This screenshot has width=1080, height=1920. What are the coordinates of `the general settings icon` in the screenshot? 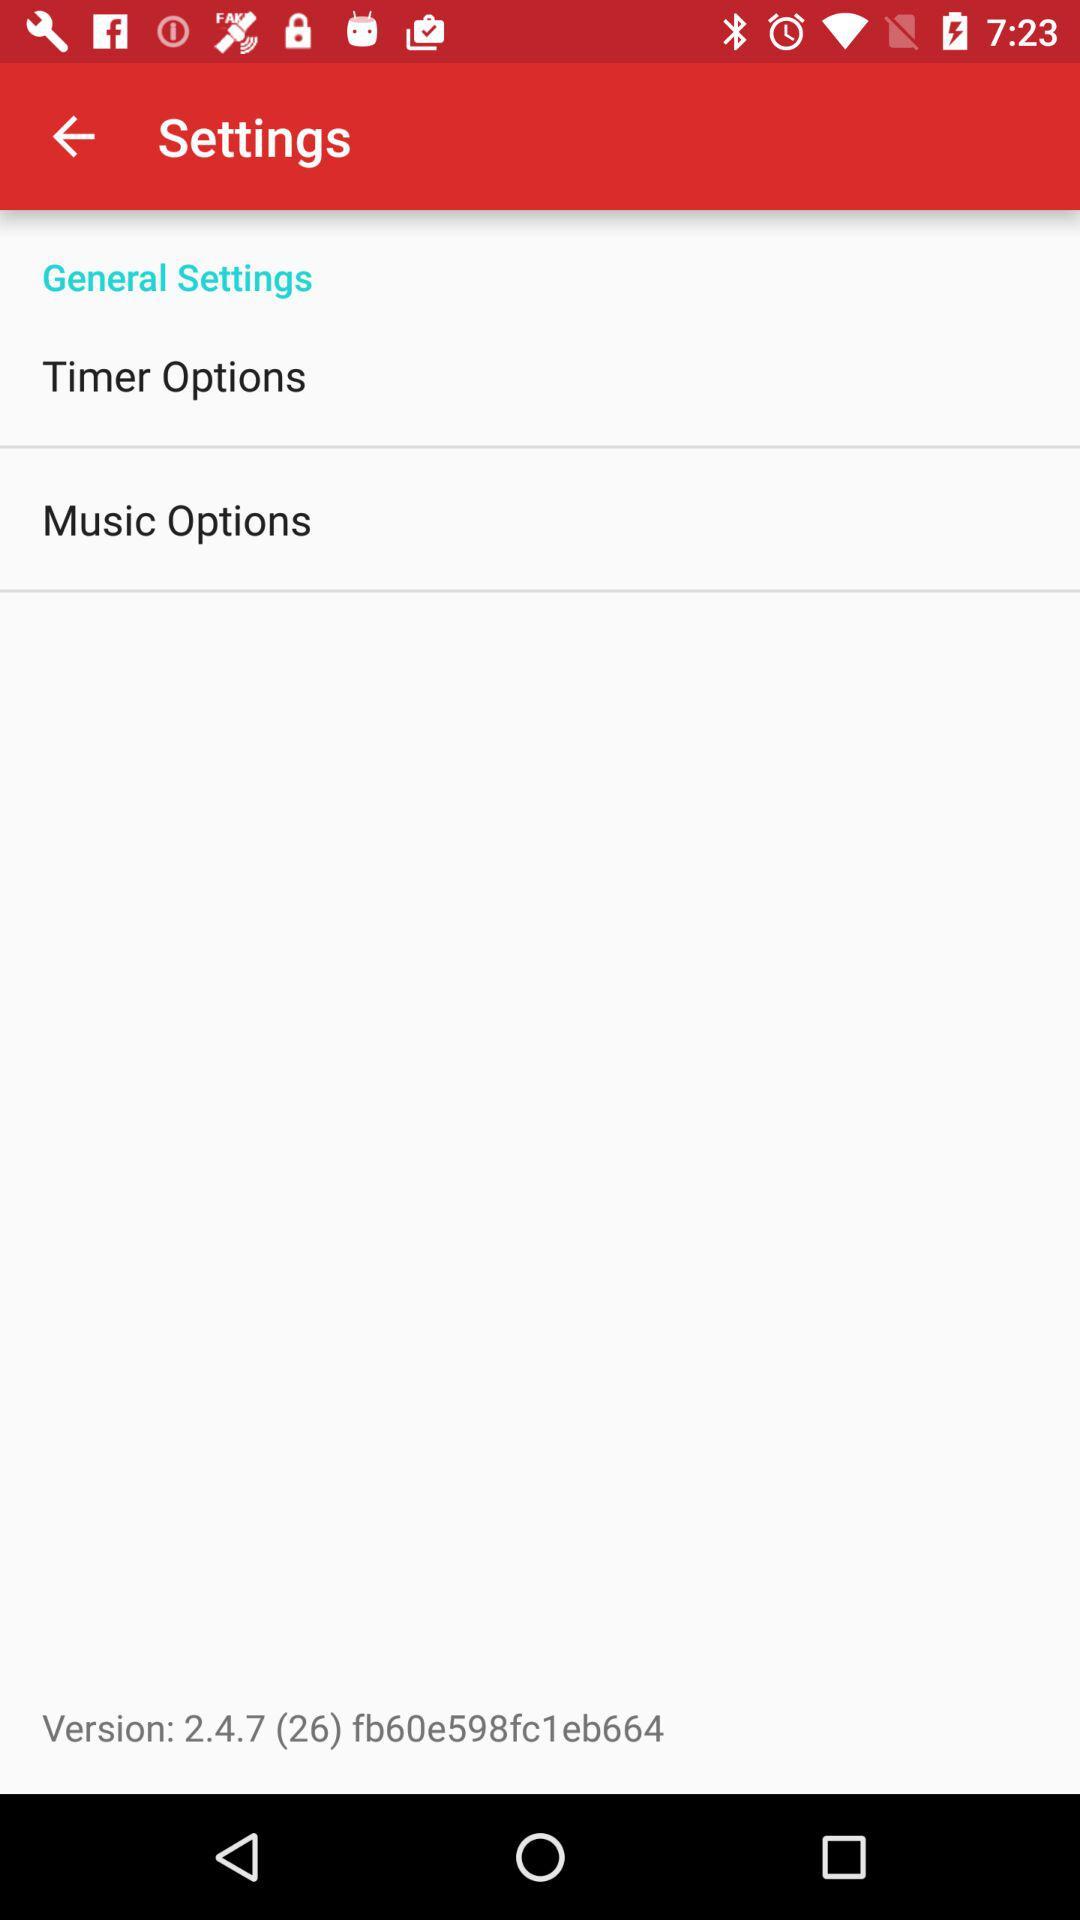 It's located at (540, 254).